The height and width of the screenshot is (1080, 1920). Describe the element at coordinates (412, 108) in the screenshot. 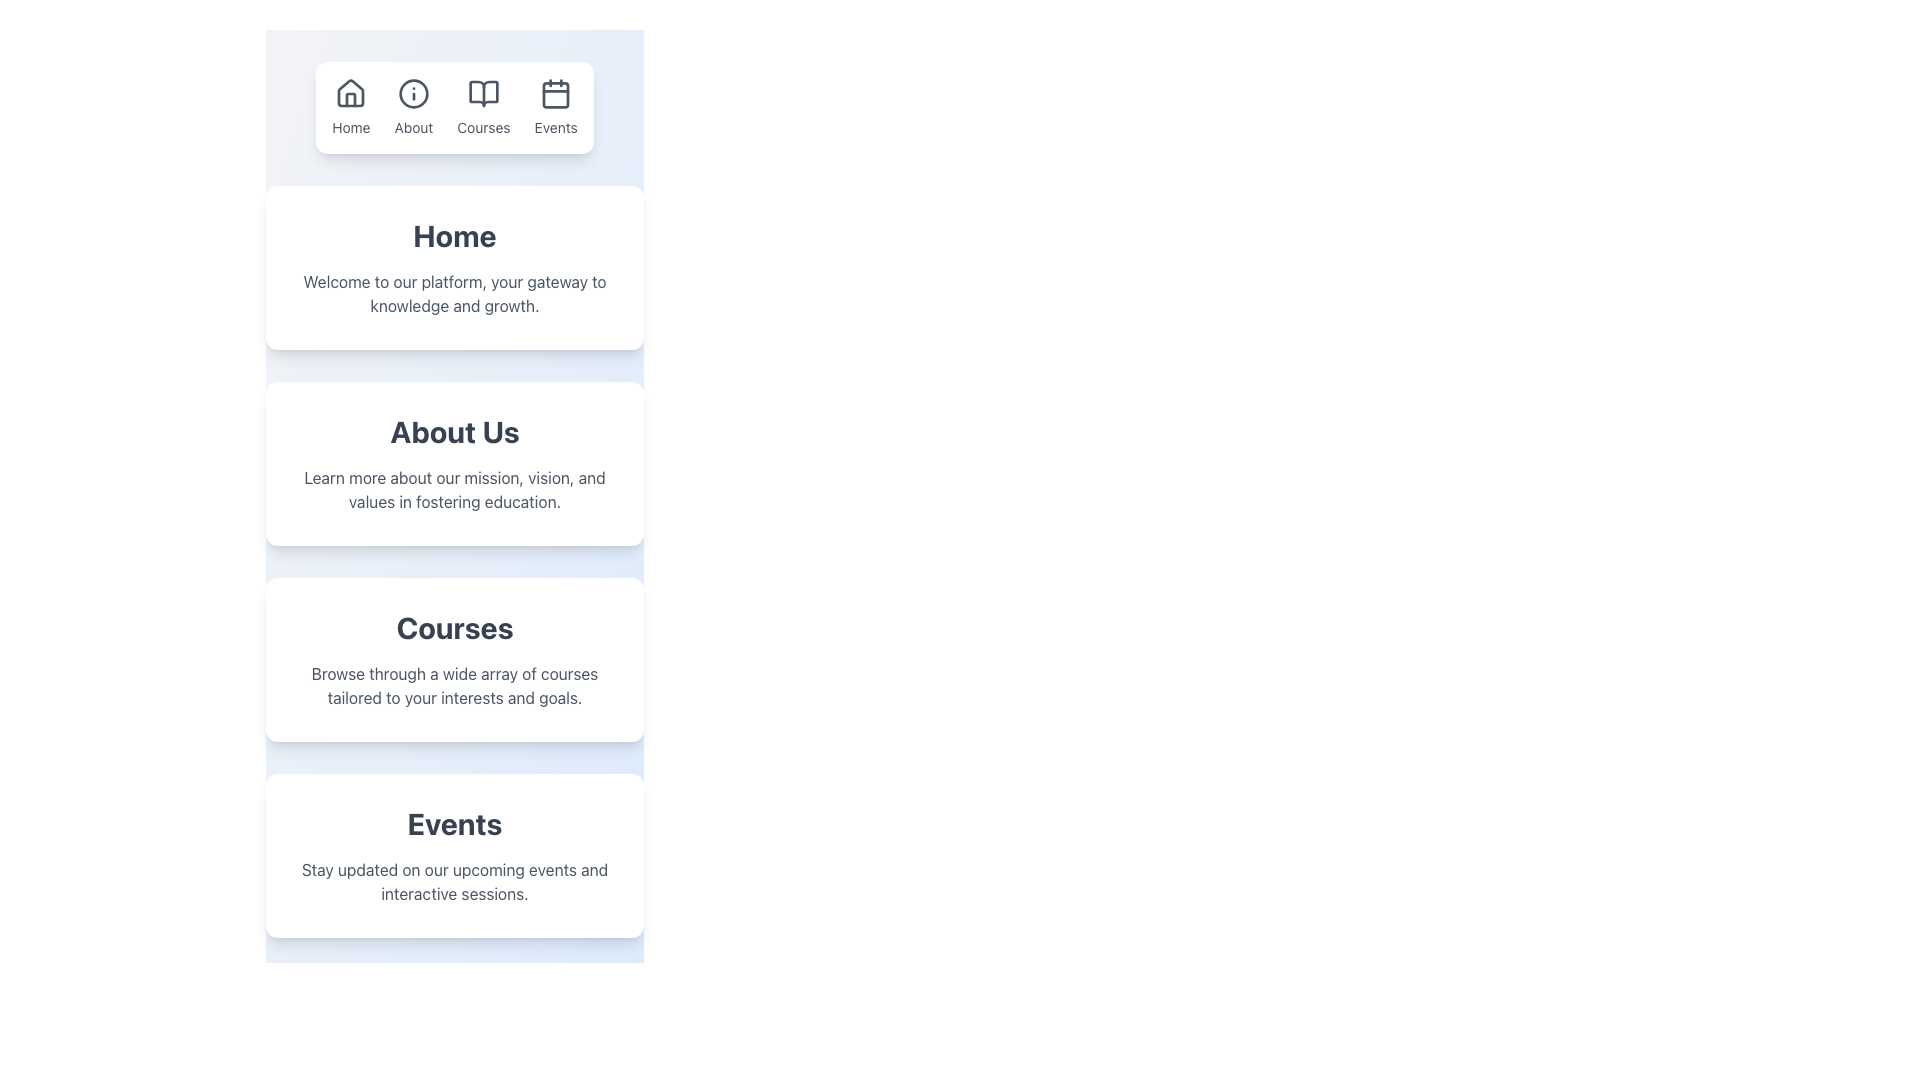

I see `the 'About' link element, which features an information icon above the label in a navigation menu` at that location.